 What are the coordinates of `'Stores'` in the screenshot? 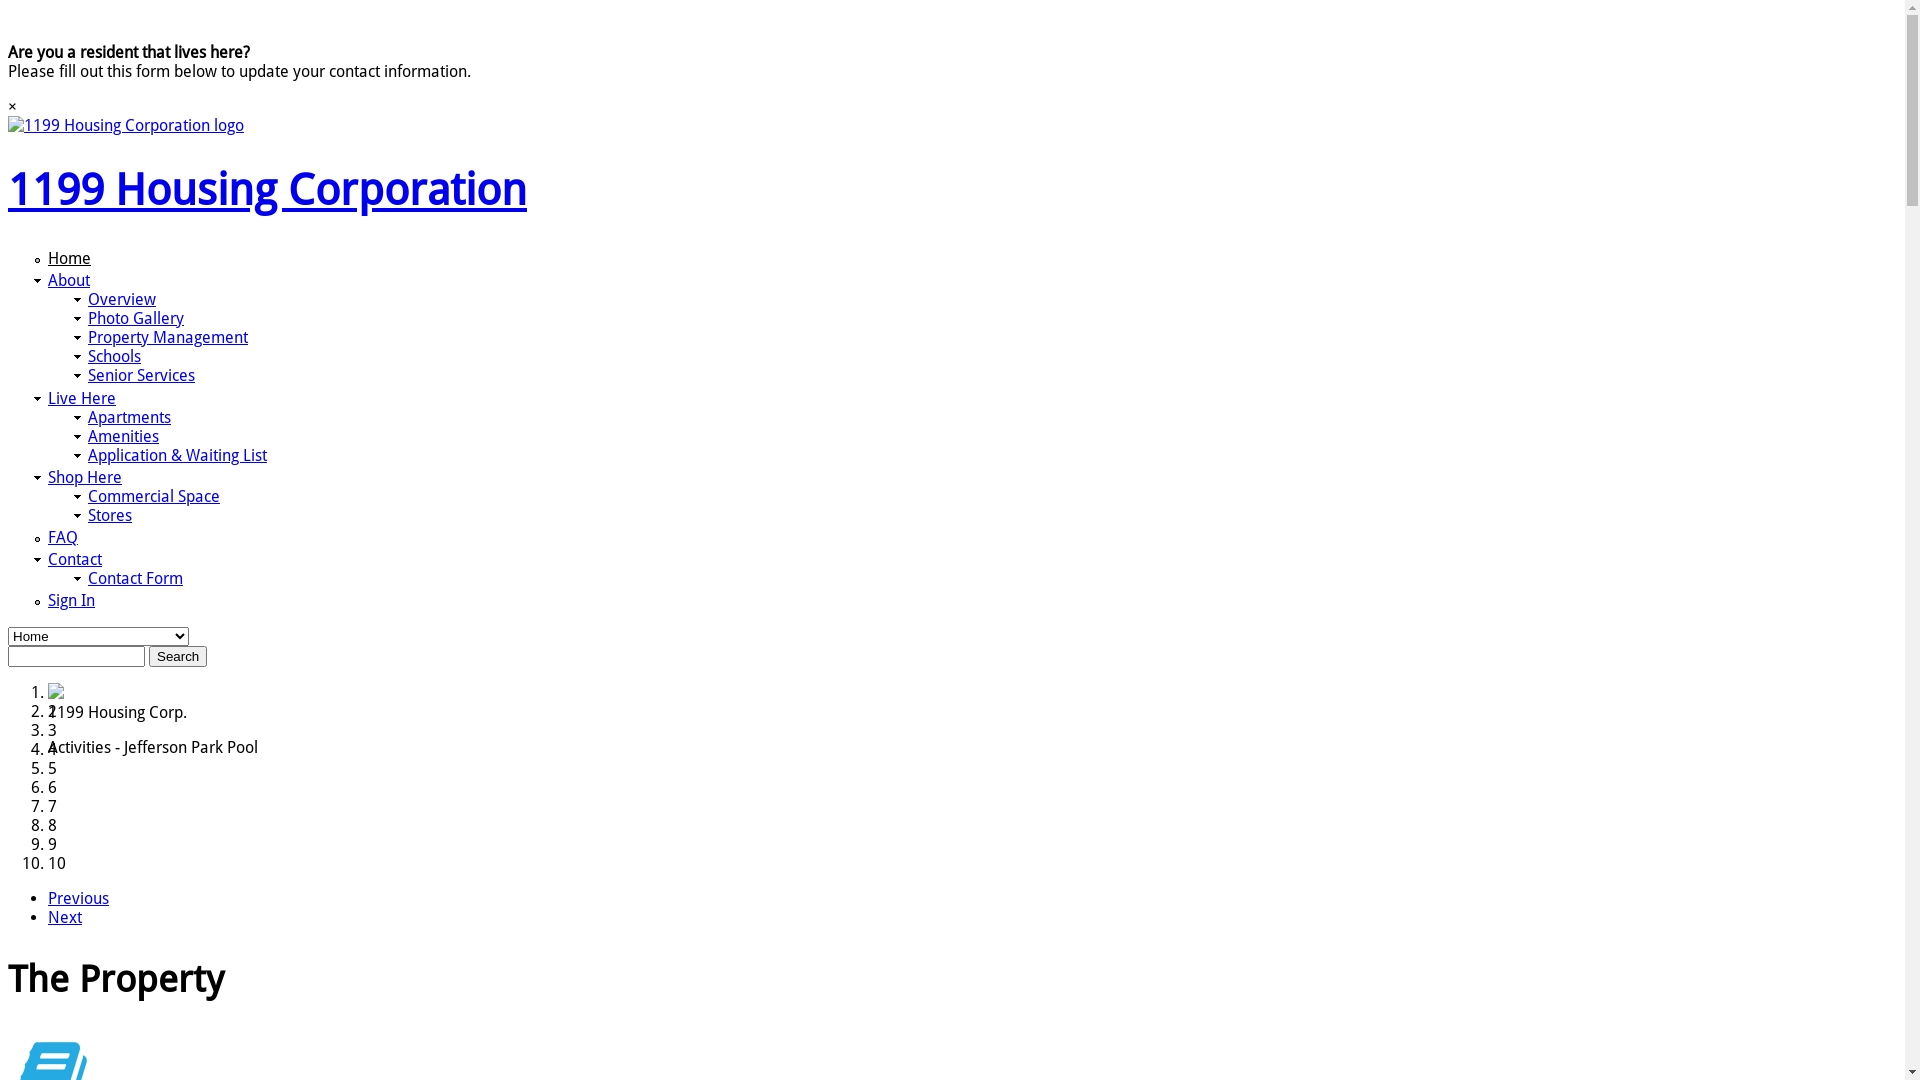 It's located at (109, 514).